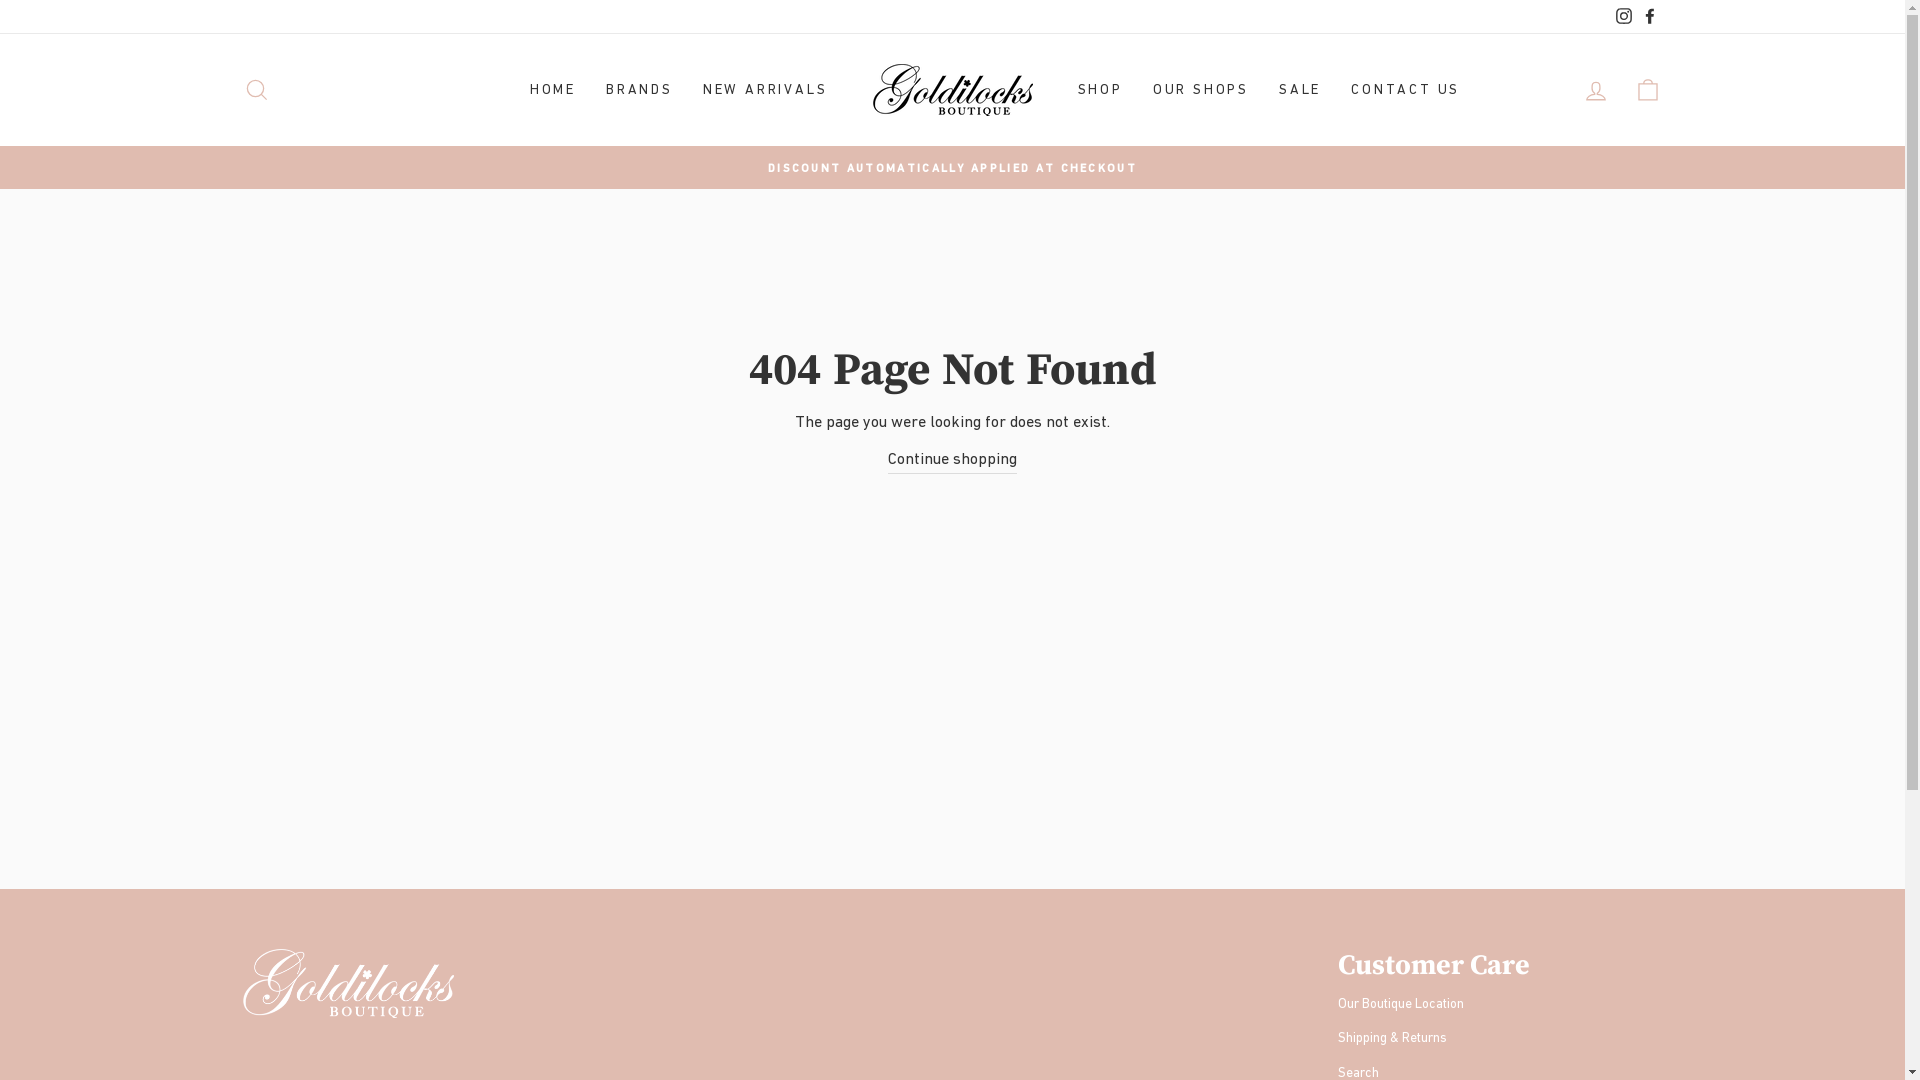 The width and height of the screenshot is (1920, 1080). Describe the element at coordinates (1400, 1003) in the screenshot. I see `'Our Boutique Location'` at that location.